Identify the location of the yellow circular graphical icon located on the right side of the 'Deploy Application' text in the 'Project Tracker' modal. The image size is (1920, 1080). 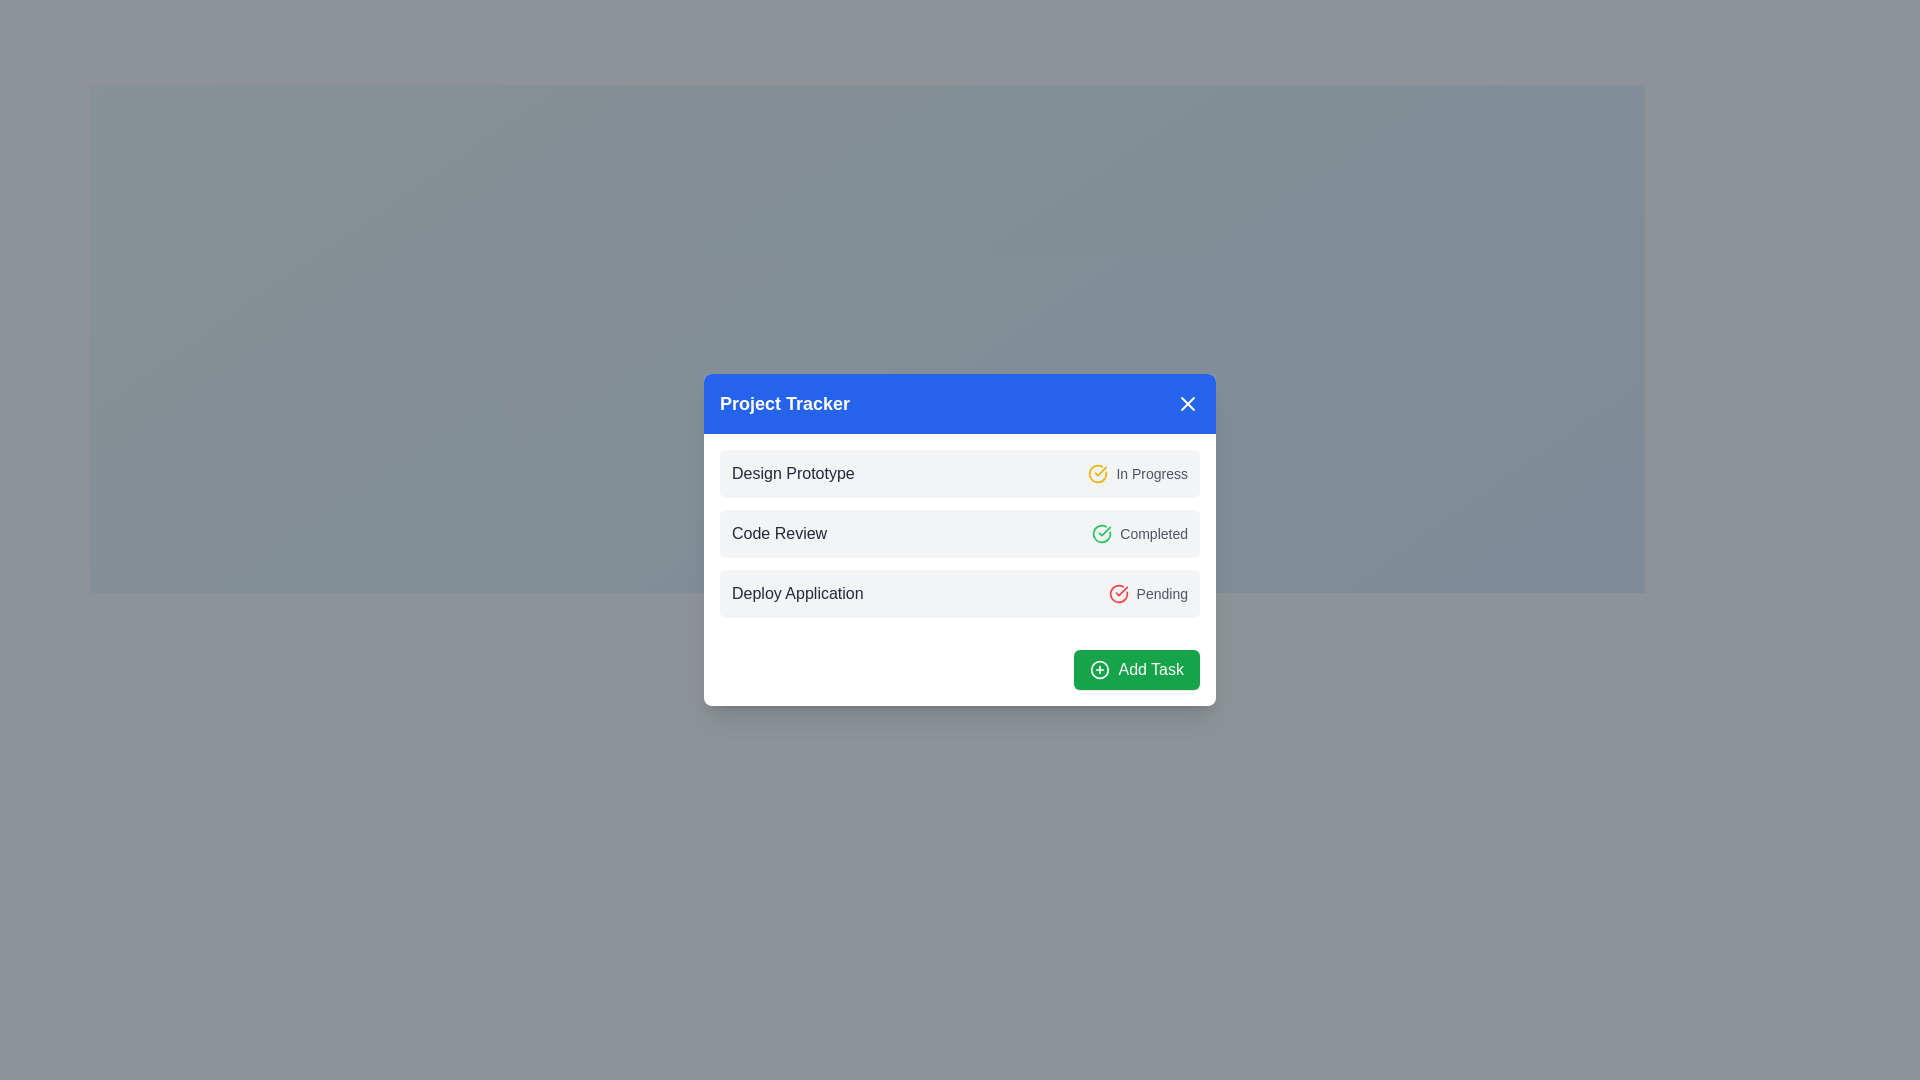
(1097, 474).